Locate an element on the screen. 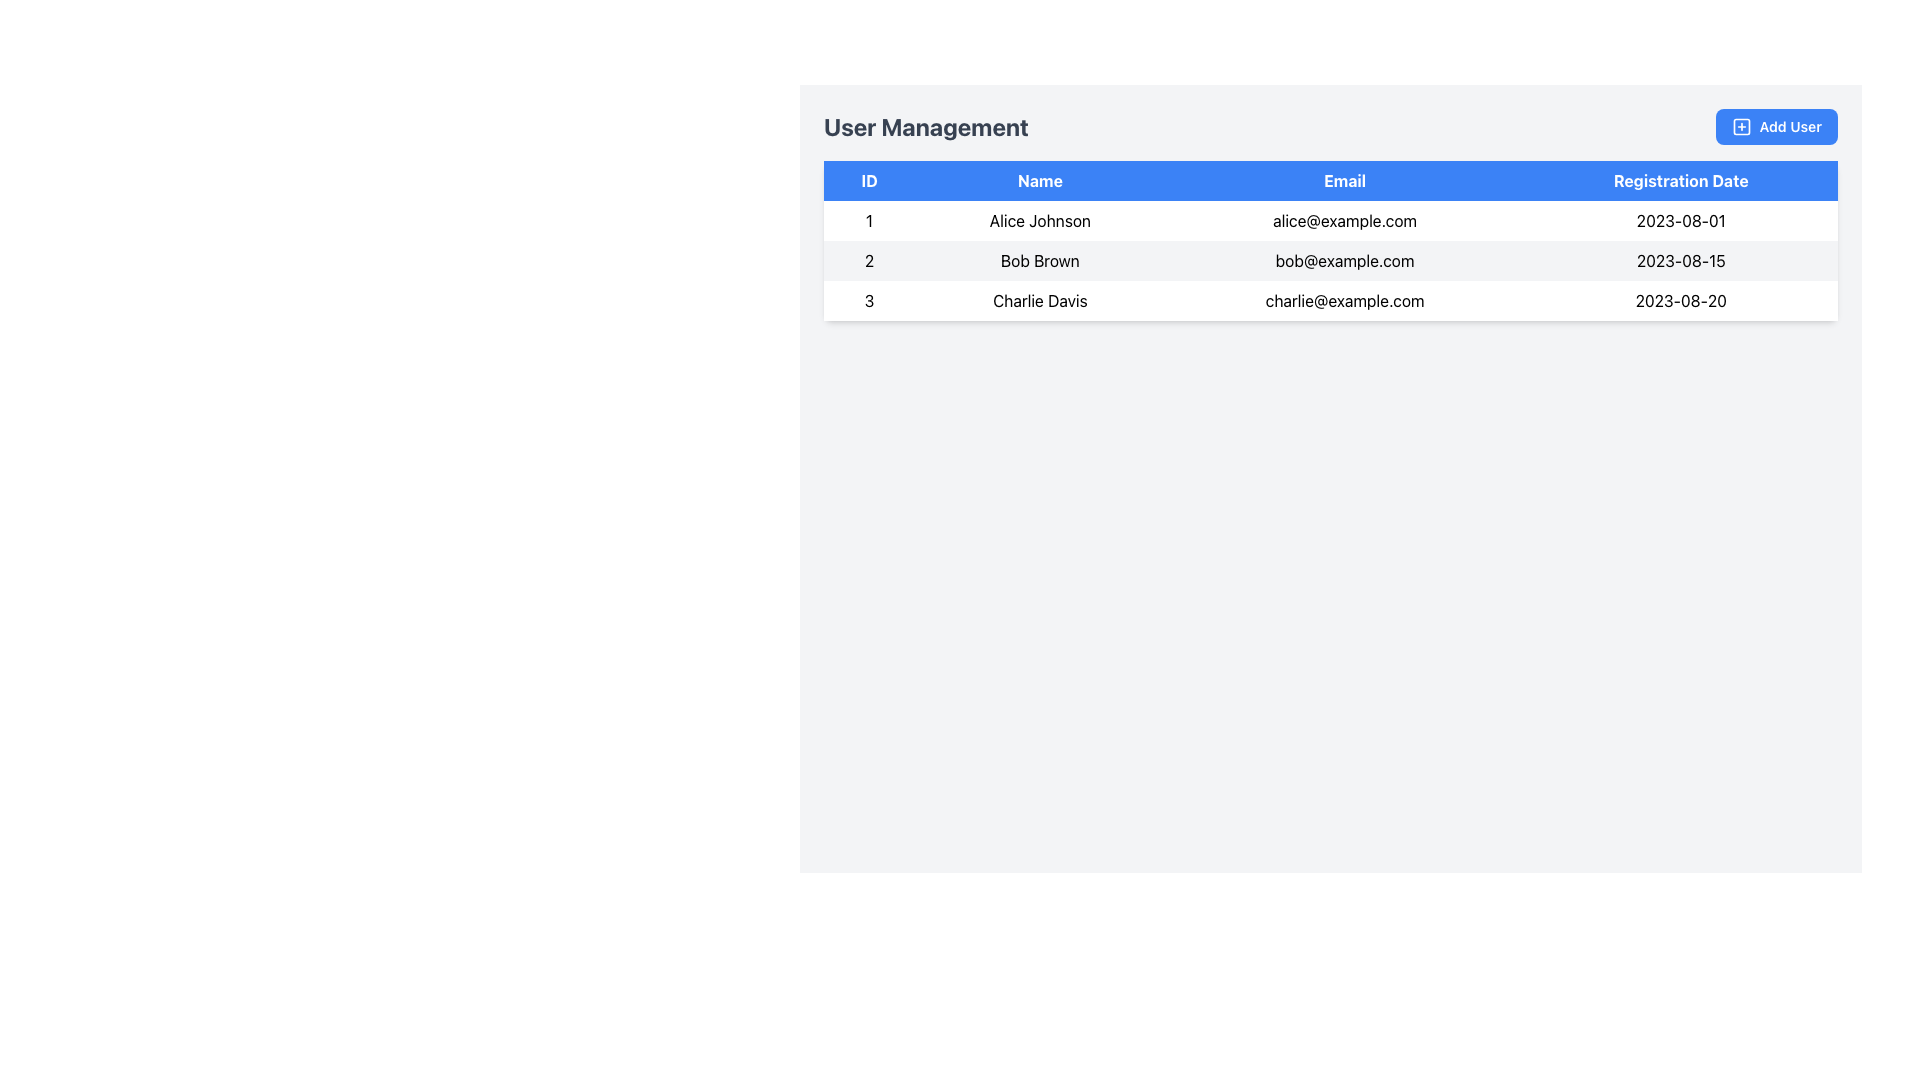 This screenshot has width=1920, height=1080. the 'Email' column header in the table, which is the third column header located between the 'Name' and 'Registration Date' columns is located at coordinates (1345, 181).